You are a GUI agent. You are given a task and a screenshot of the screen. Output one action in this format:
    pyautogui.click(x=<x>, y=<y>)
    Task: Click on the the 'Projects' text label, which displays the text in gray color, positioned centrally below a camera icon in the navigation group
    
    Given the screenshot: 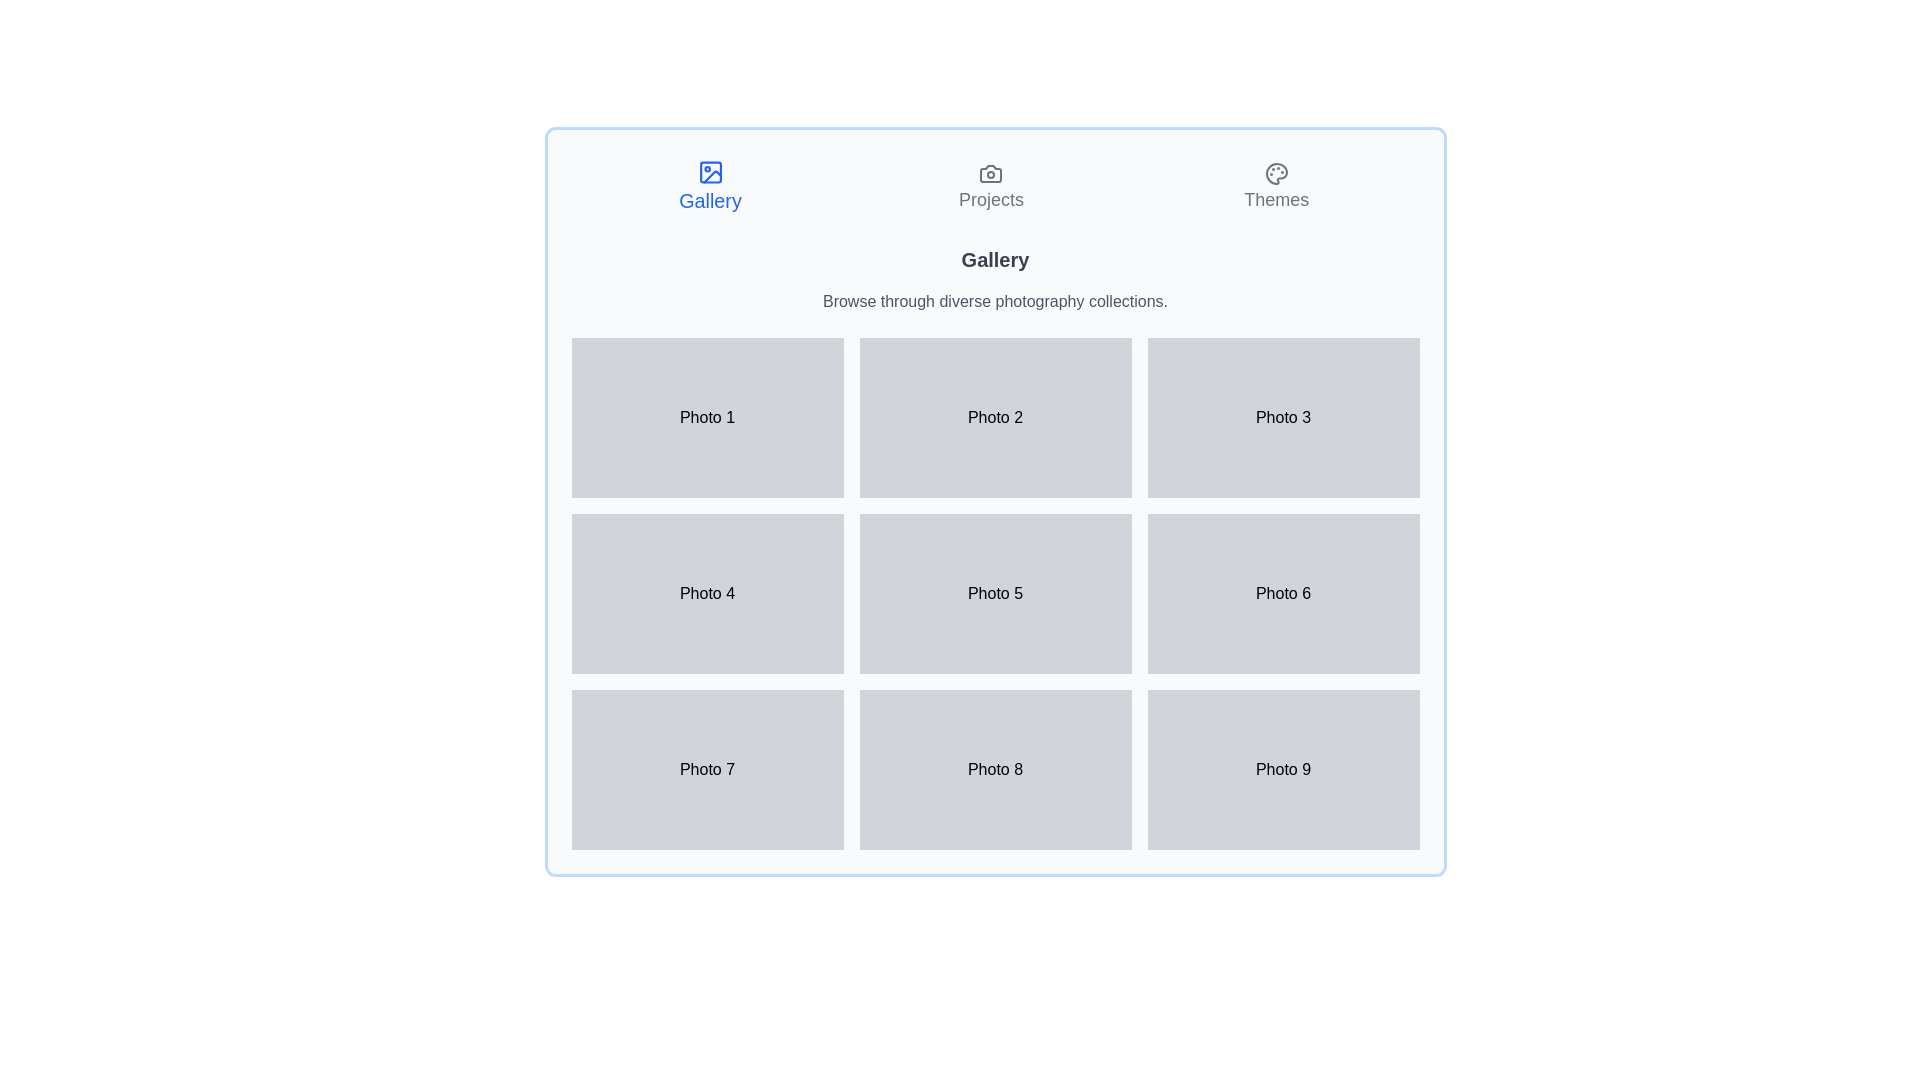 What is the action you would take?
    pyautogui.click(x=991, y=200)
    